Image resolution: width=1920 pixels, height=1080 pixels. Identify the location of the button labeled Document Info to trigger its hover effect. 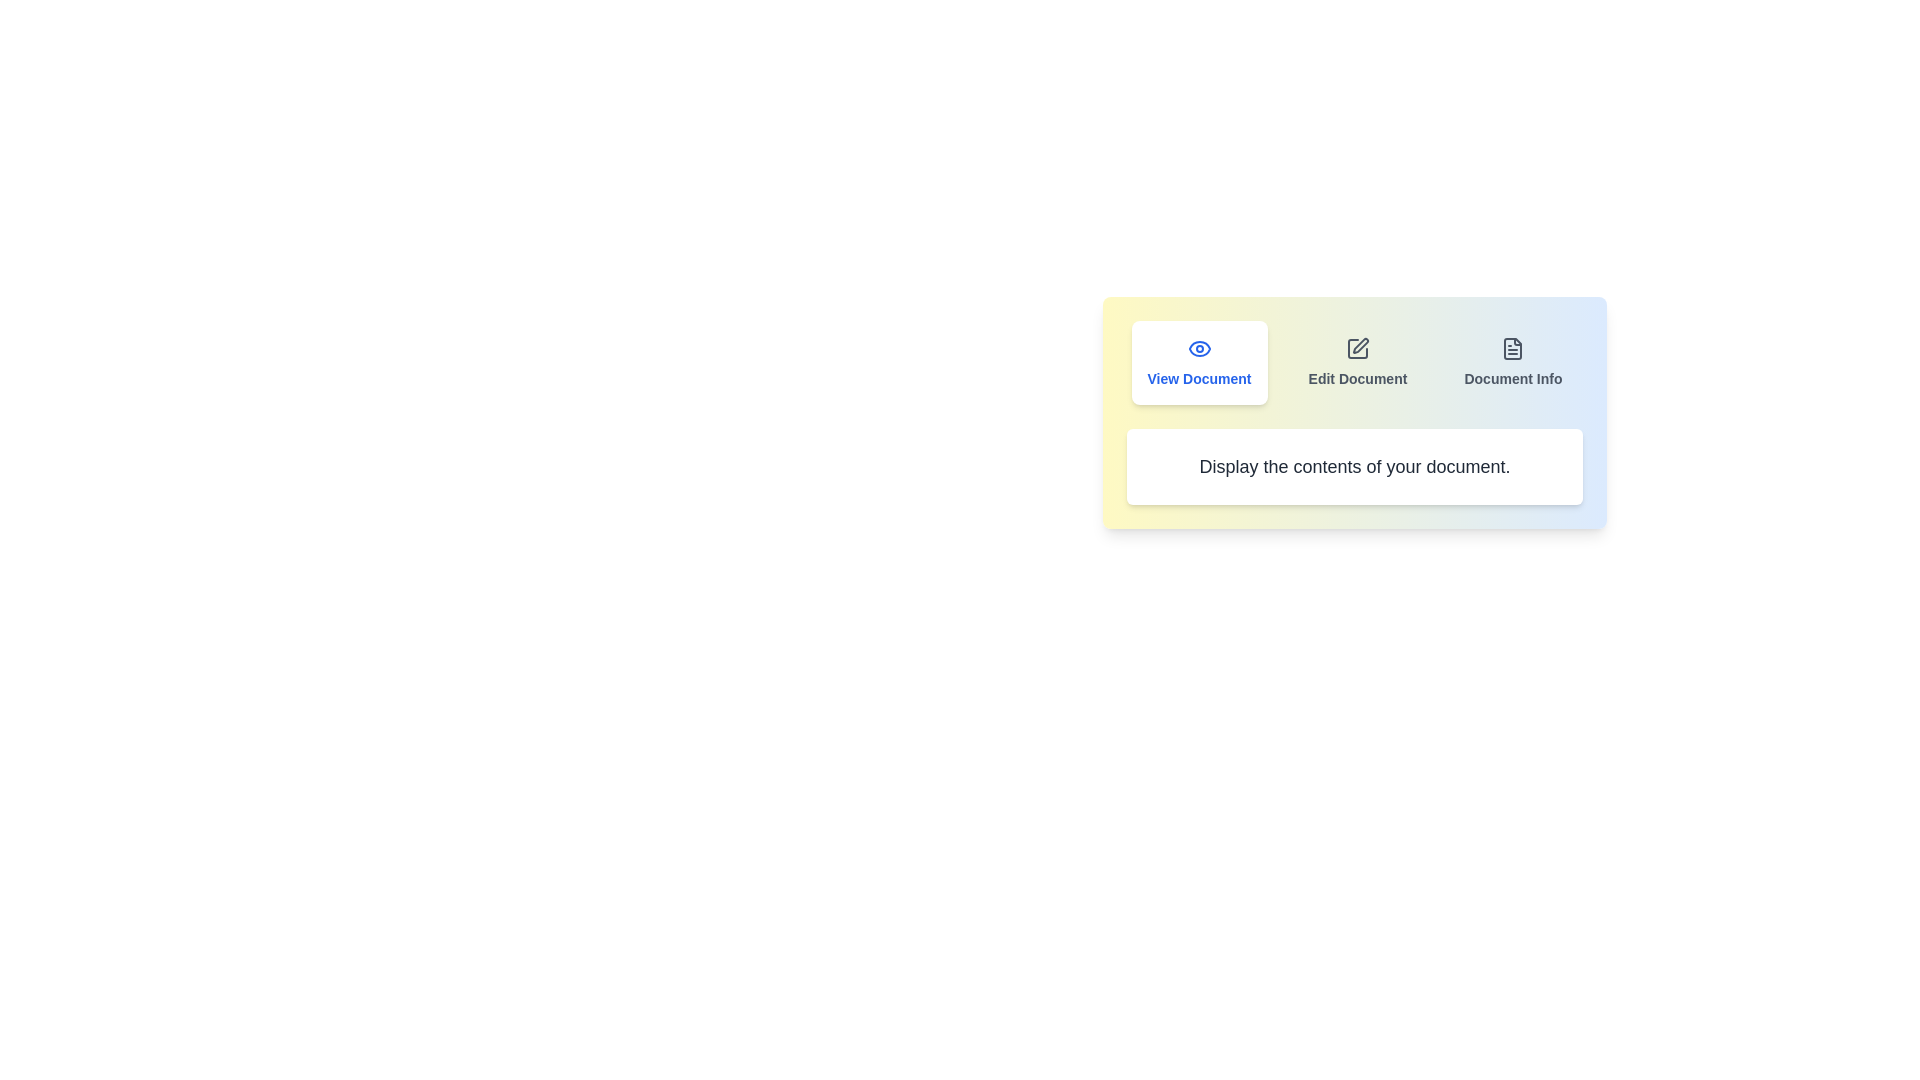
(1513, 362).